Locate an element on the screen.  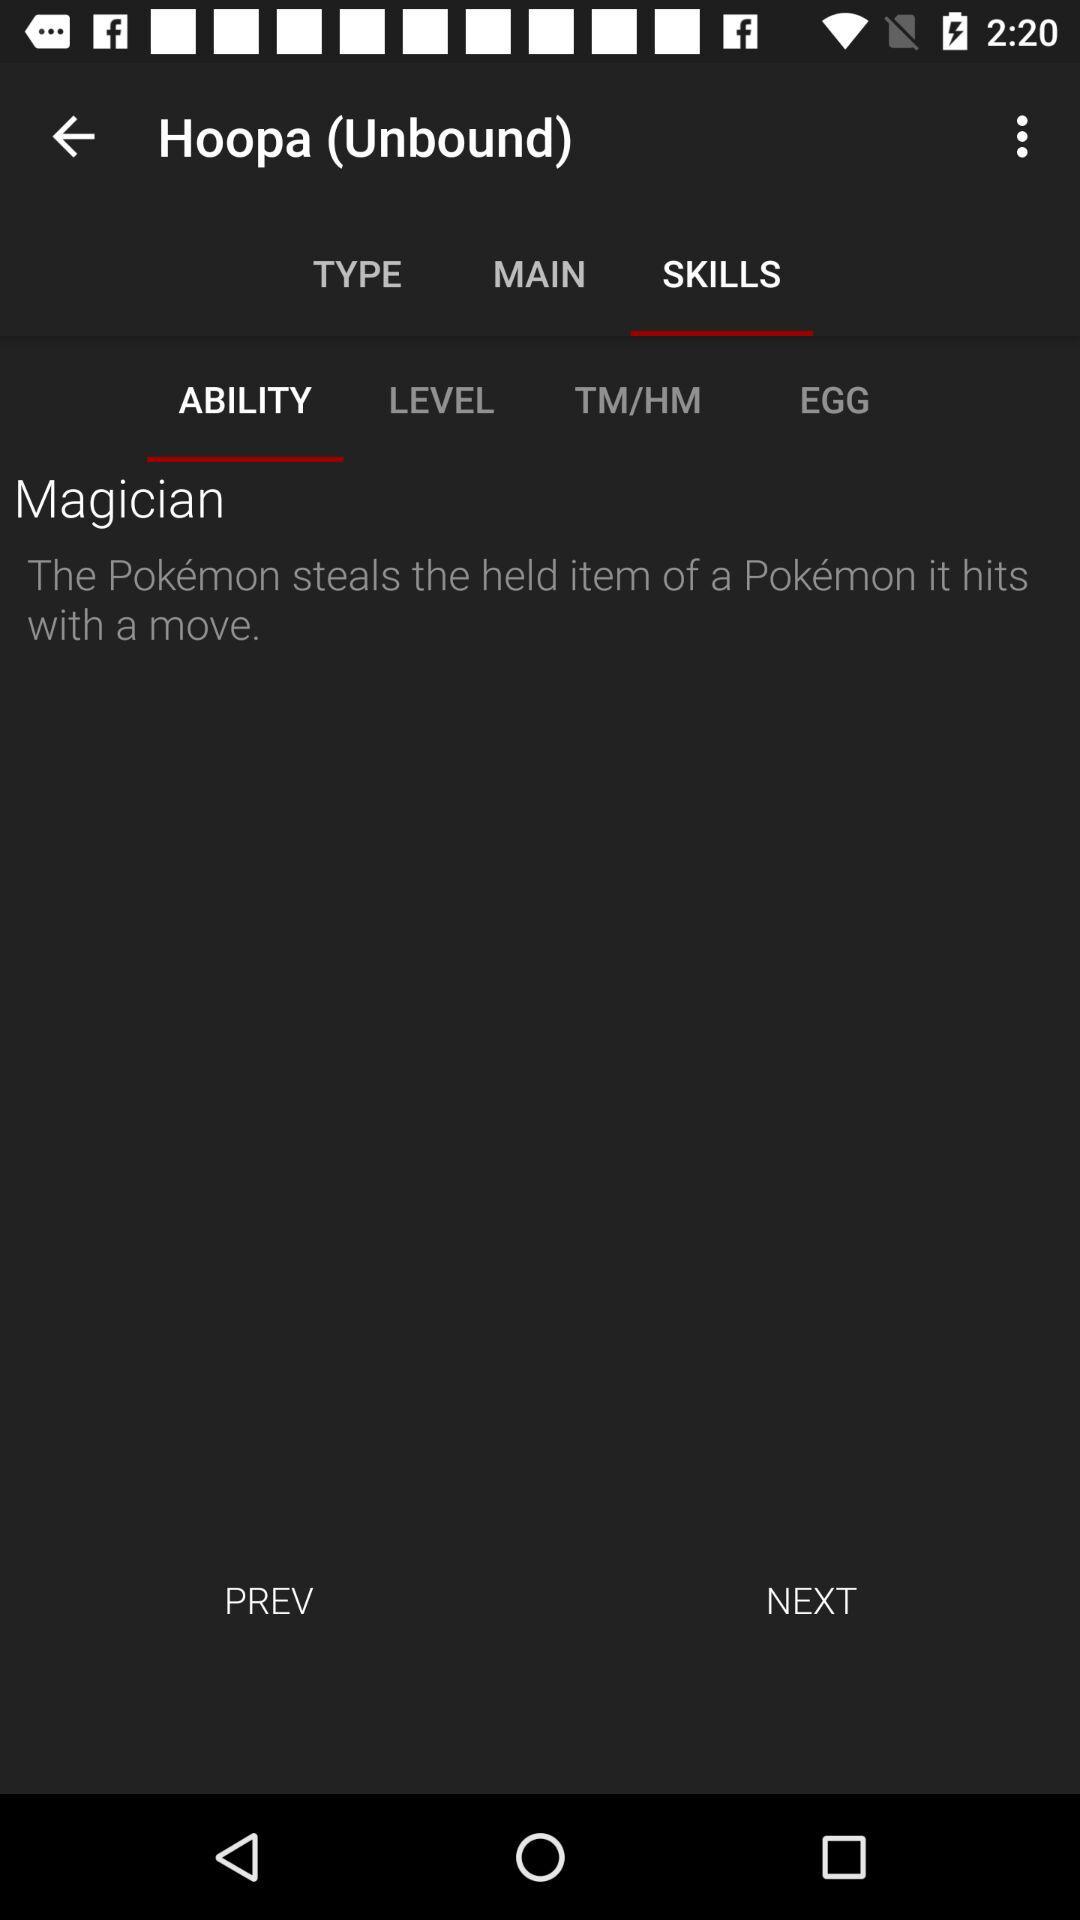
the icon to the left of the hoopa (unbound) icon is located at coordinates (72, 135).